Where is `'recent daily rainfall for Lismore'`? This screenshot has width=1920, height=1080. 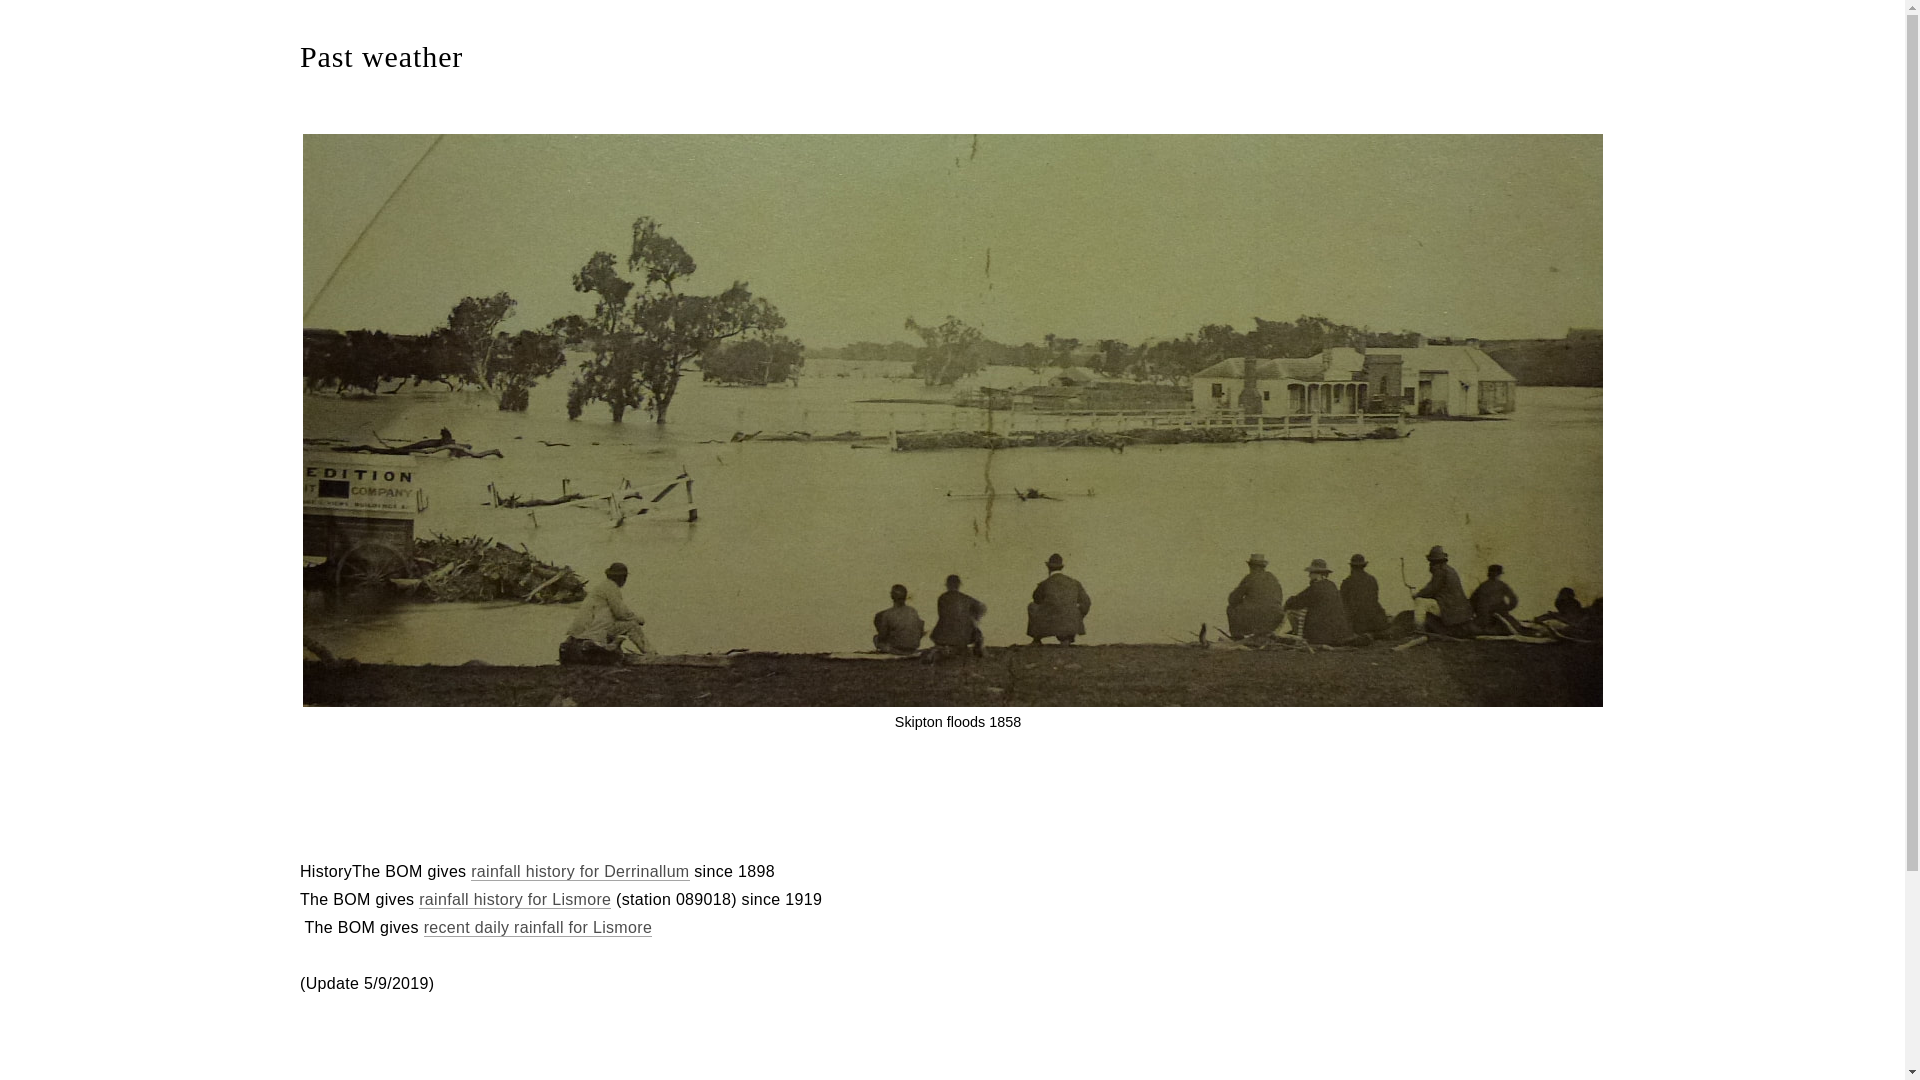
'recent daily rainfall for Lismore' is located at coordinates (422, 928).